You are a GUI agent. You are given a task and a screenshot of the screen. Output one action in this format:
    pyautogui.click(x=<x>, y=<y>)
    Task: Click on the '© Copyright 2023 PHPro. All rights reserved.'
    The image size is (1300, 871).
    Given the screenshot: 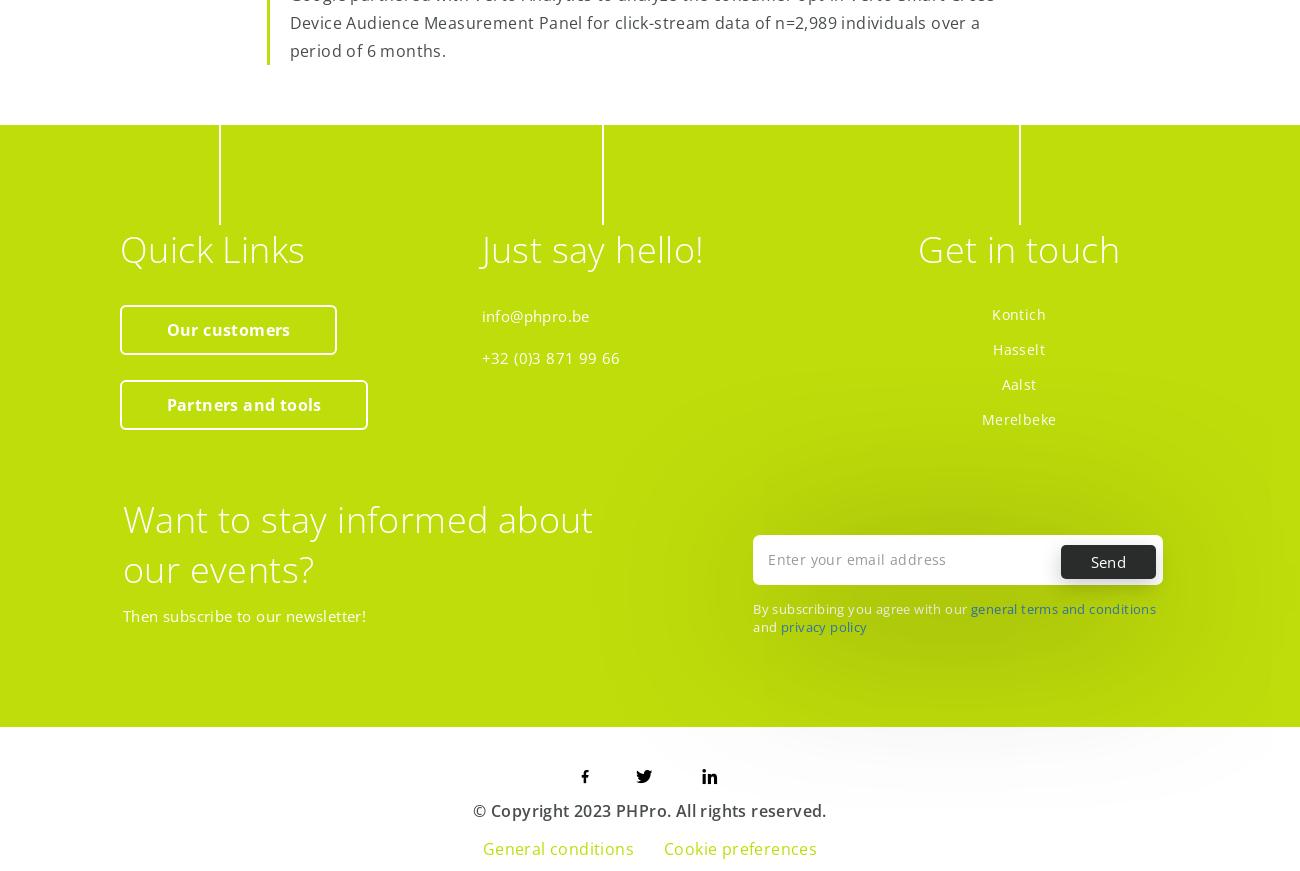 What is the action you would take?
    pyautogui.click(x=649, y=810)
    